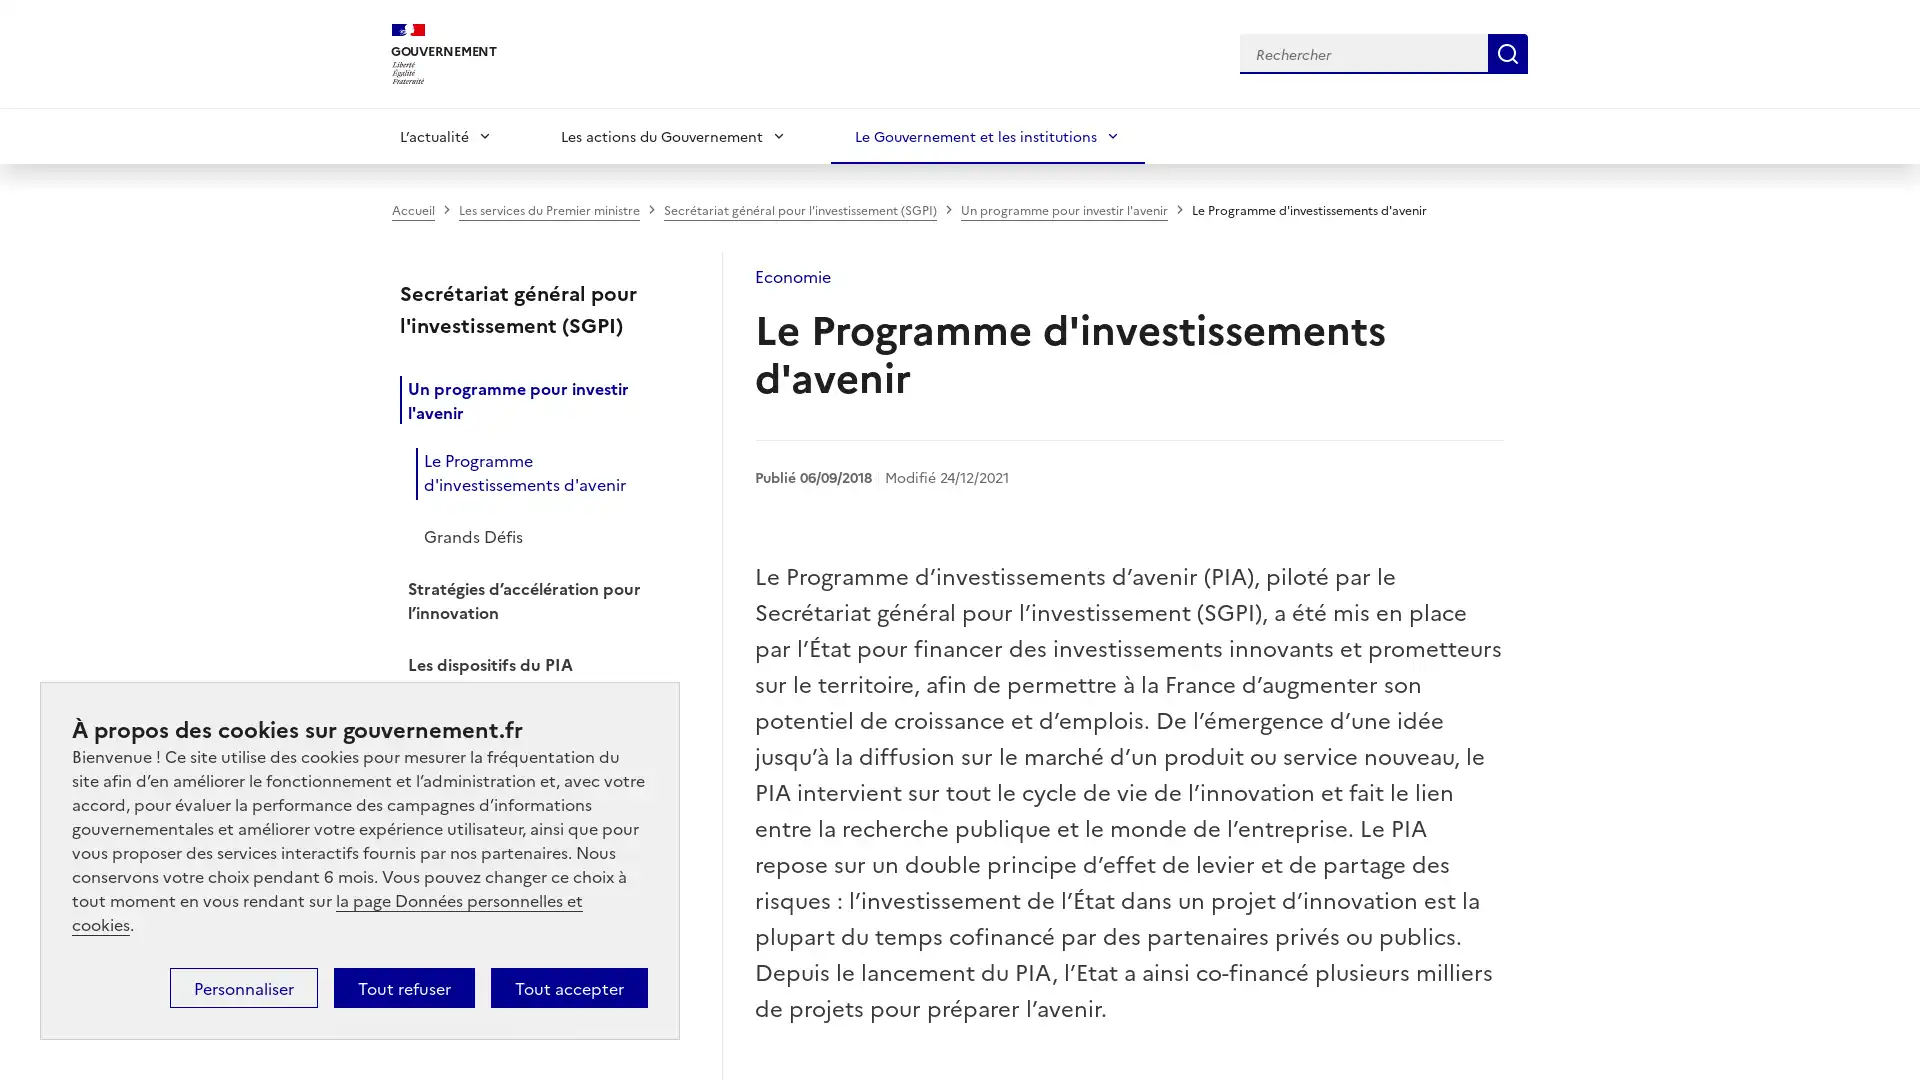 The image size is (1920, 1080). I want to click on Les actions du Gouvernement, so click(673, 135).